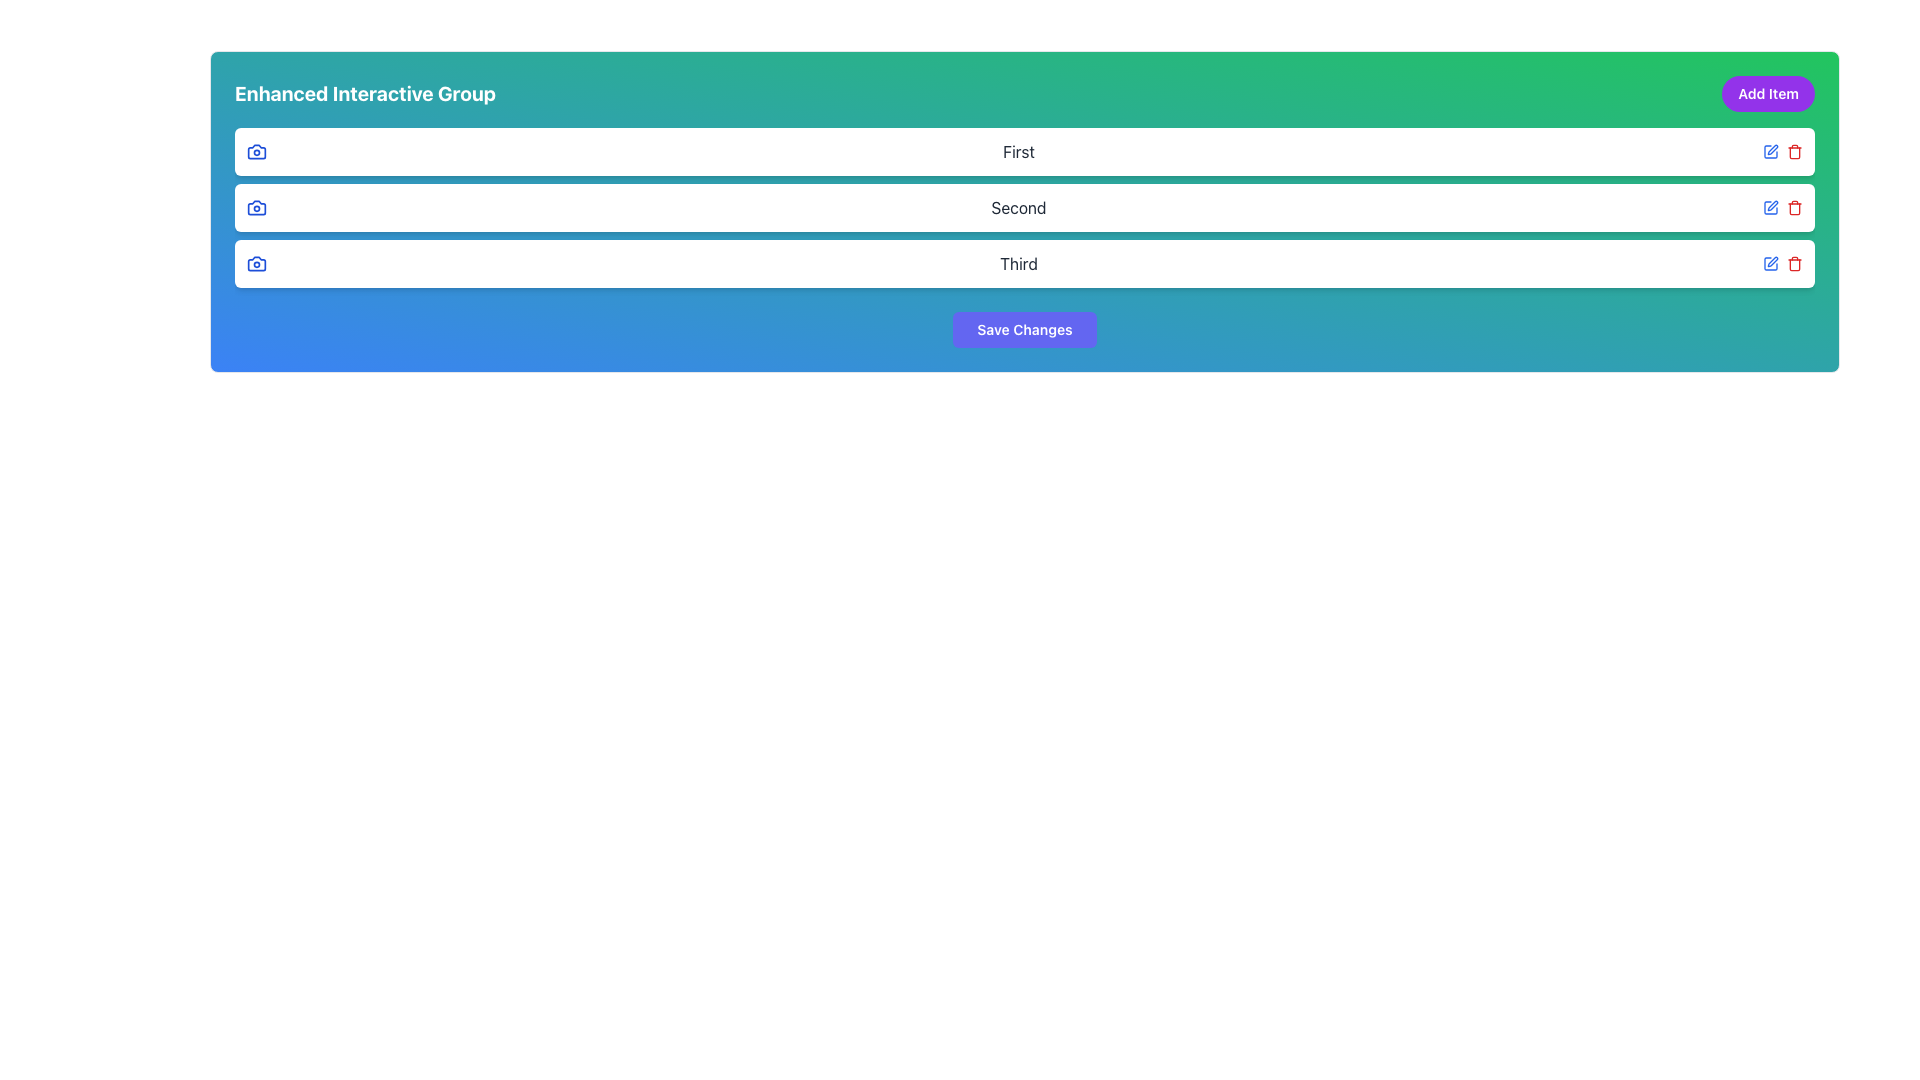 This screenshot has height=1080, width=1920. Describe the element at coordinates (1018, 150) in the screenshot. I see `the text label that identifies the first item in the 'Enhanced Interactive Group', located at the top of a vertically stacked list, above the items labeled 'Second' and 'Third'` at that location.